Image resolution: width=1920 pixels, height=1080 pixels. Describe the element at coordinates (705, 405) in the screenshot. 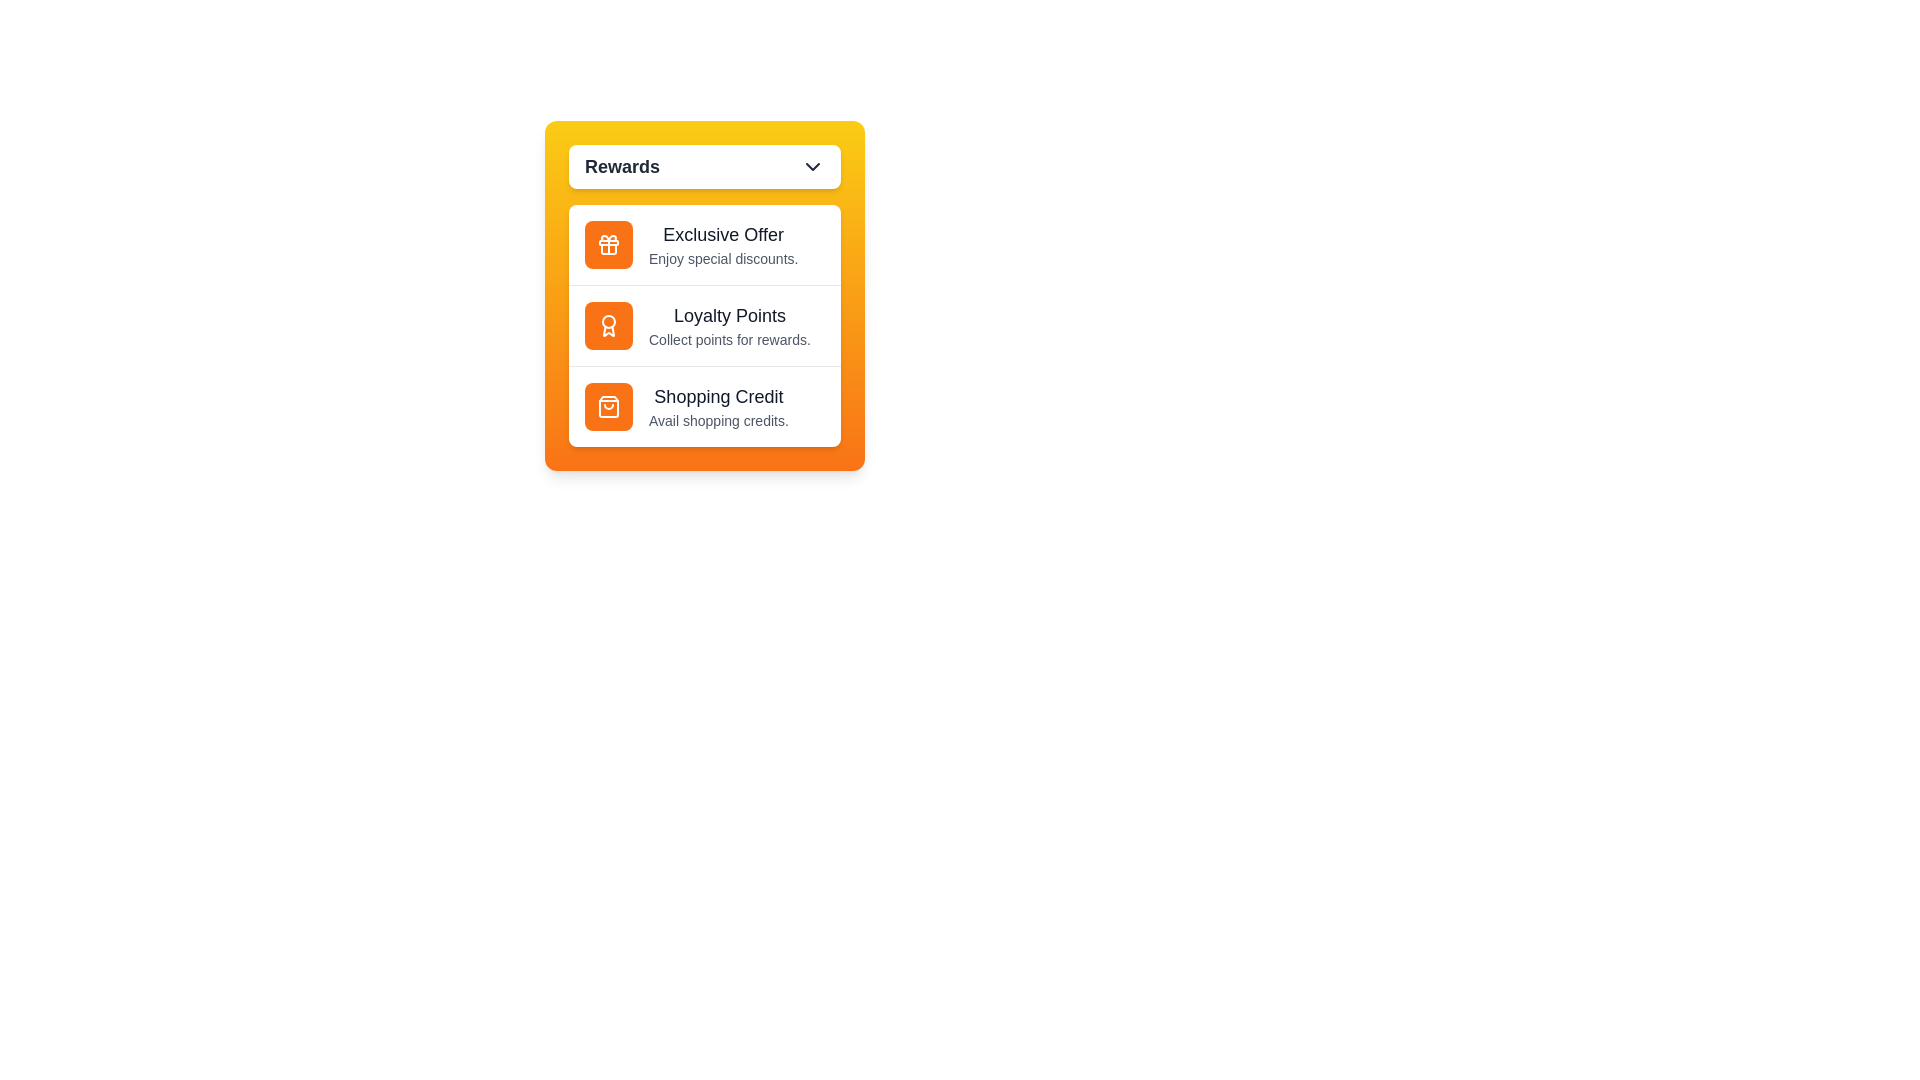

I see `the Informational List Item that provides details about shopping credits, located as the third item in the list` at that location.